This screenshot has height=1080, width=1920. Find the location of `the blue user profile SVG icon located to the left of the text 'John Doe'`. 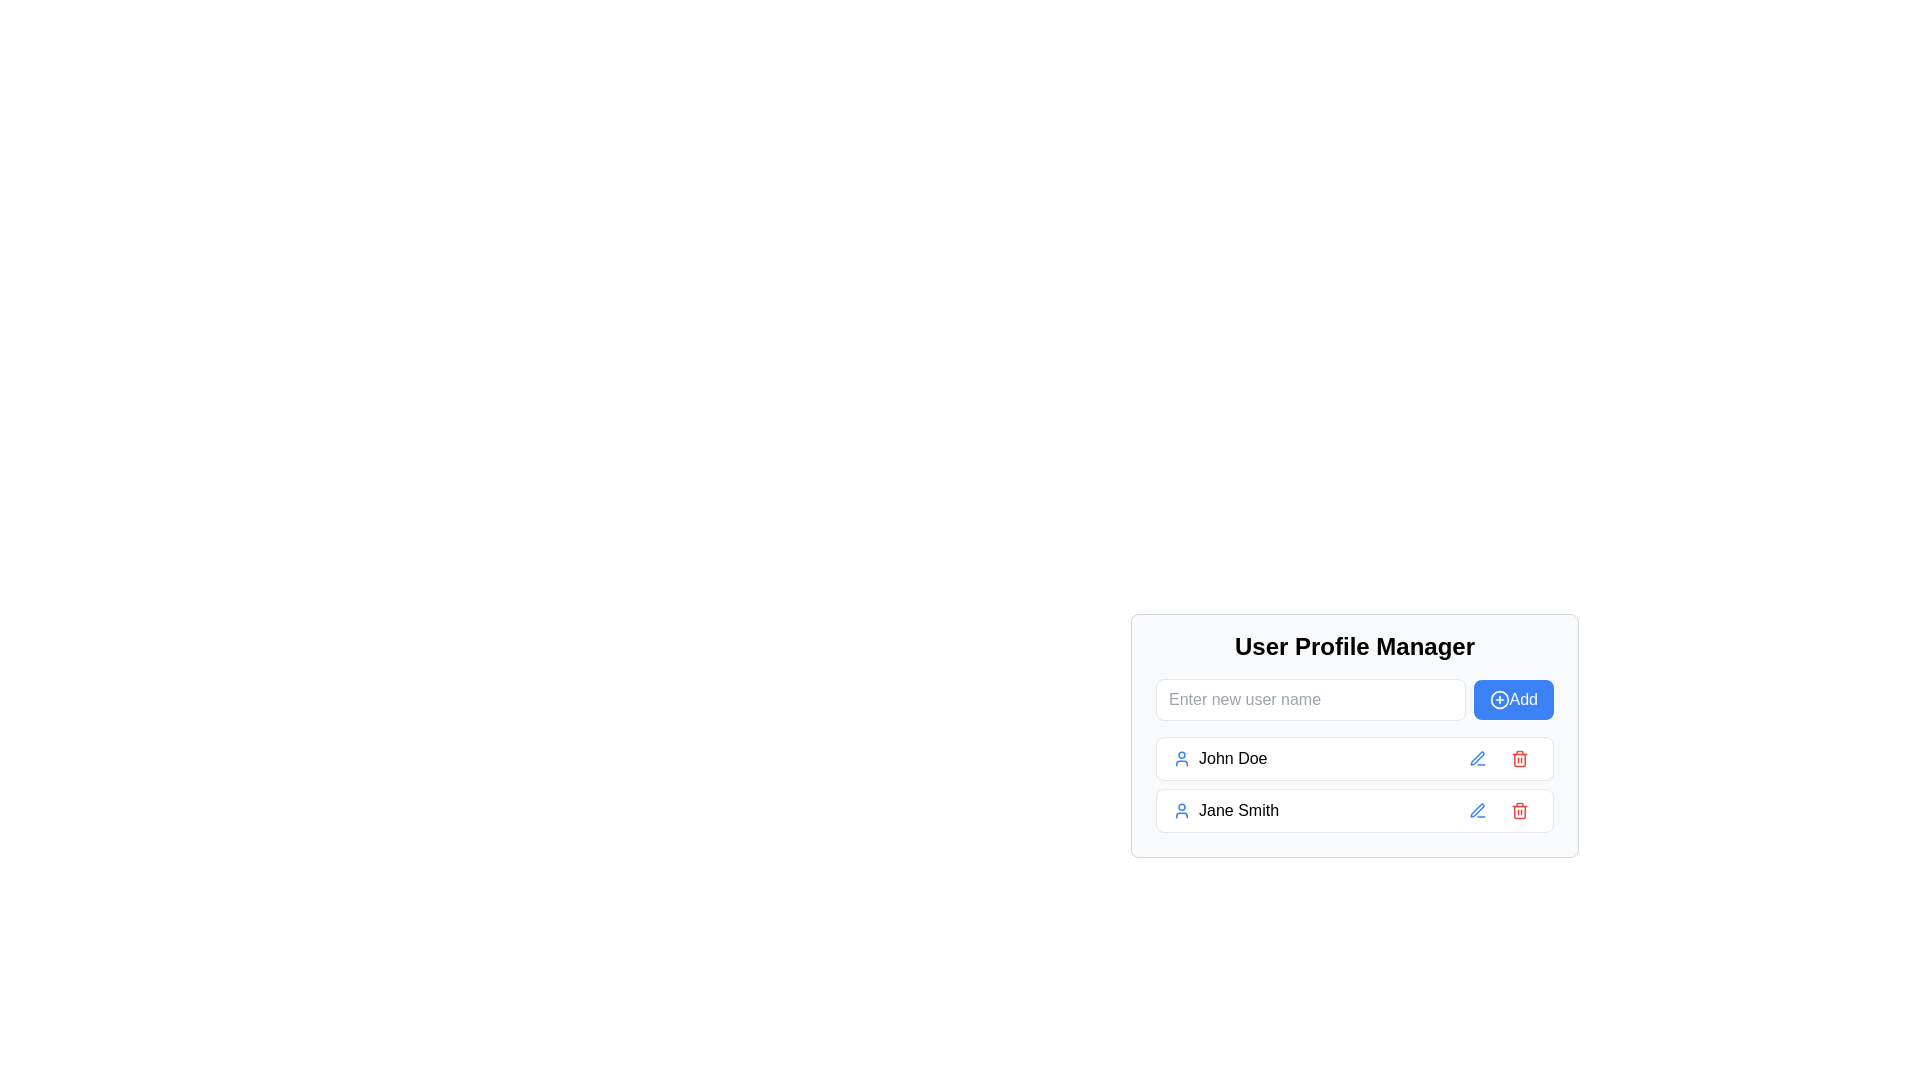

the blue user profile SVG icon located to the left of the text 'John Doe' is located at coordinates (1181, 759).